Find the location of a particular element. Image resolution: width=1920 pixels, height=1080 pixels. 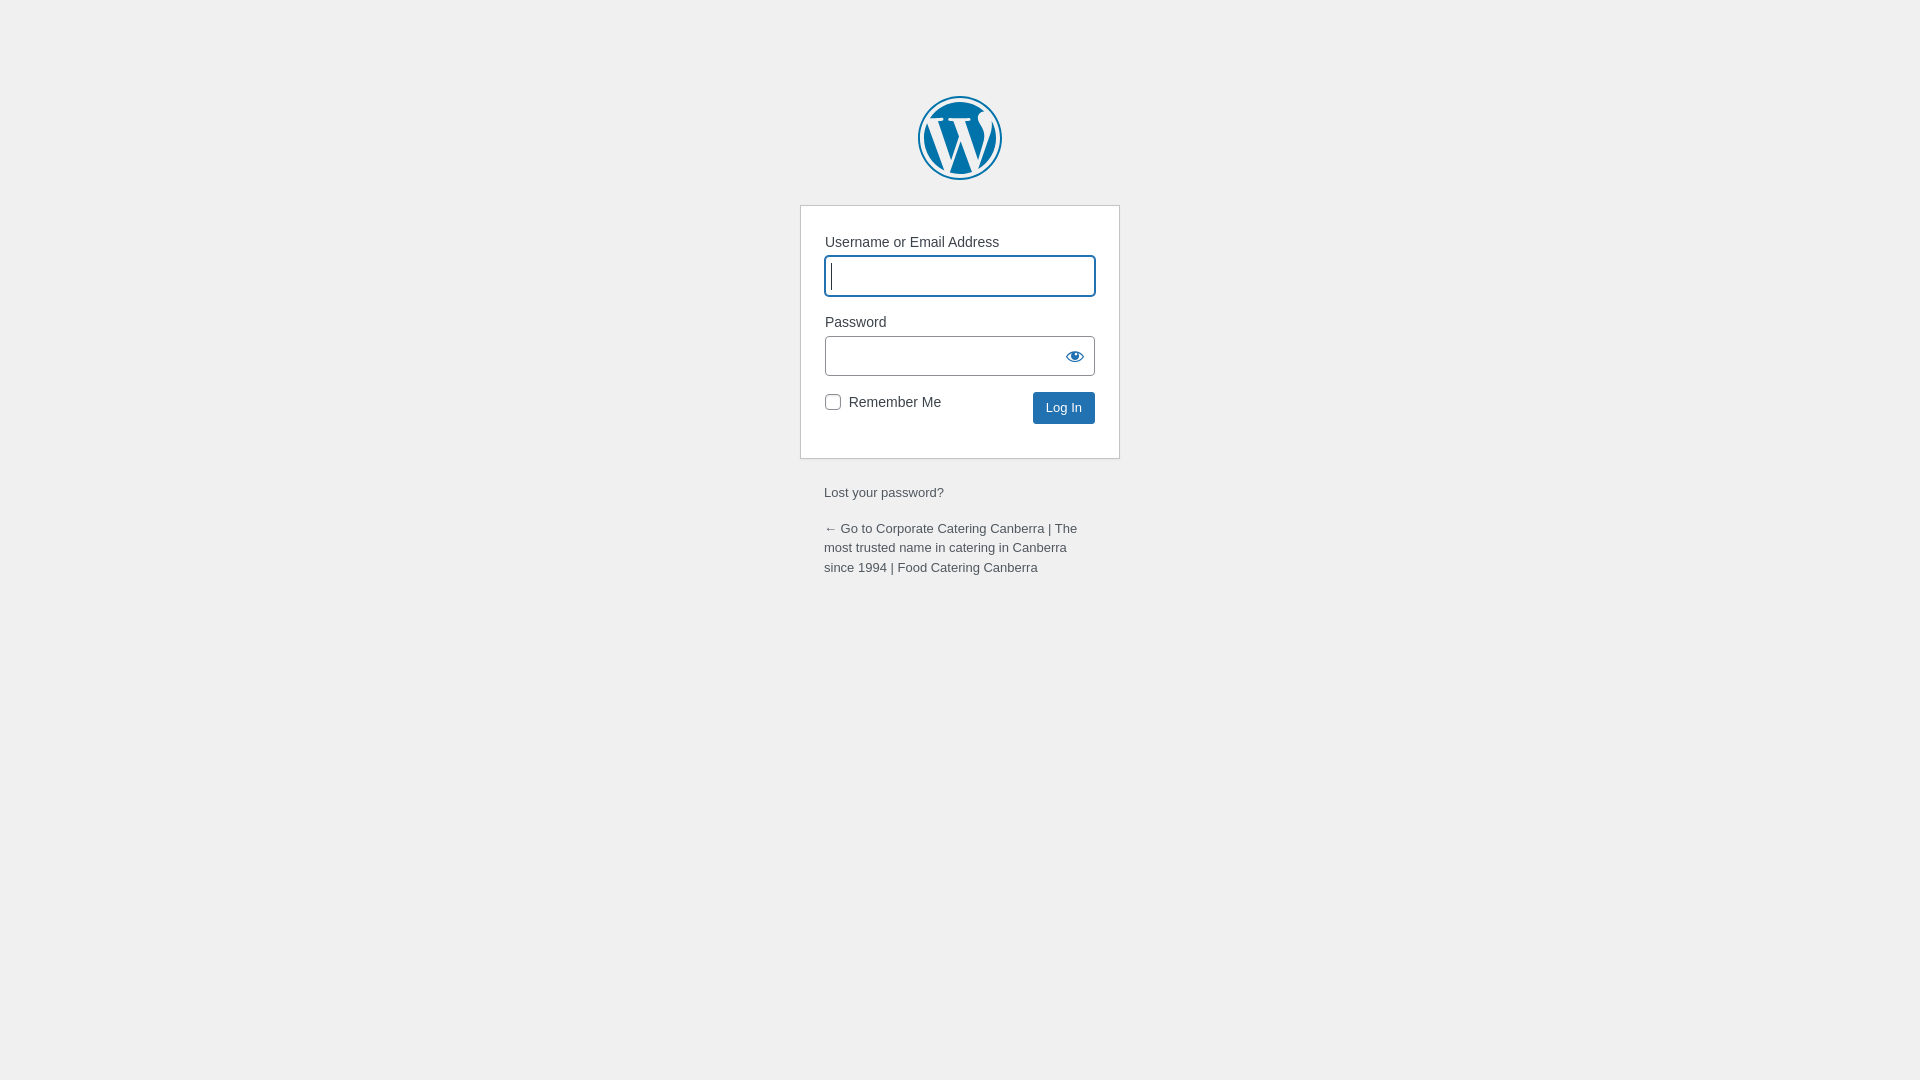

'Log In' is located at coordinates (1063, 407).